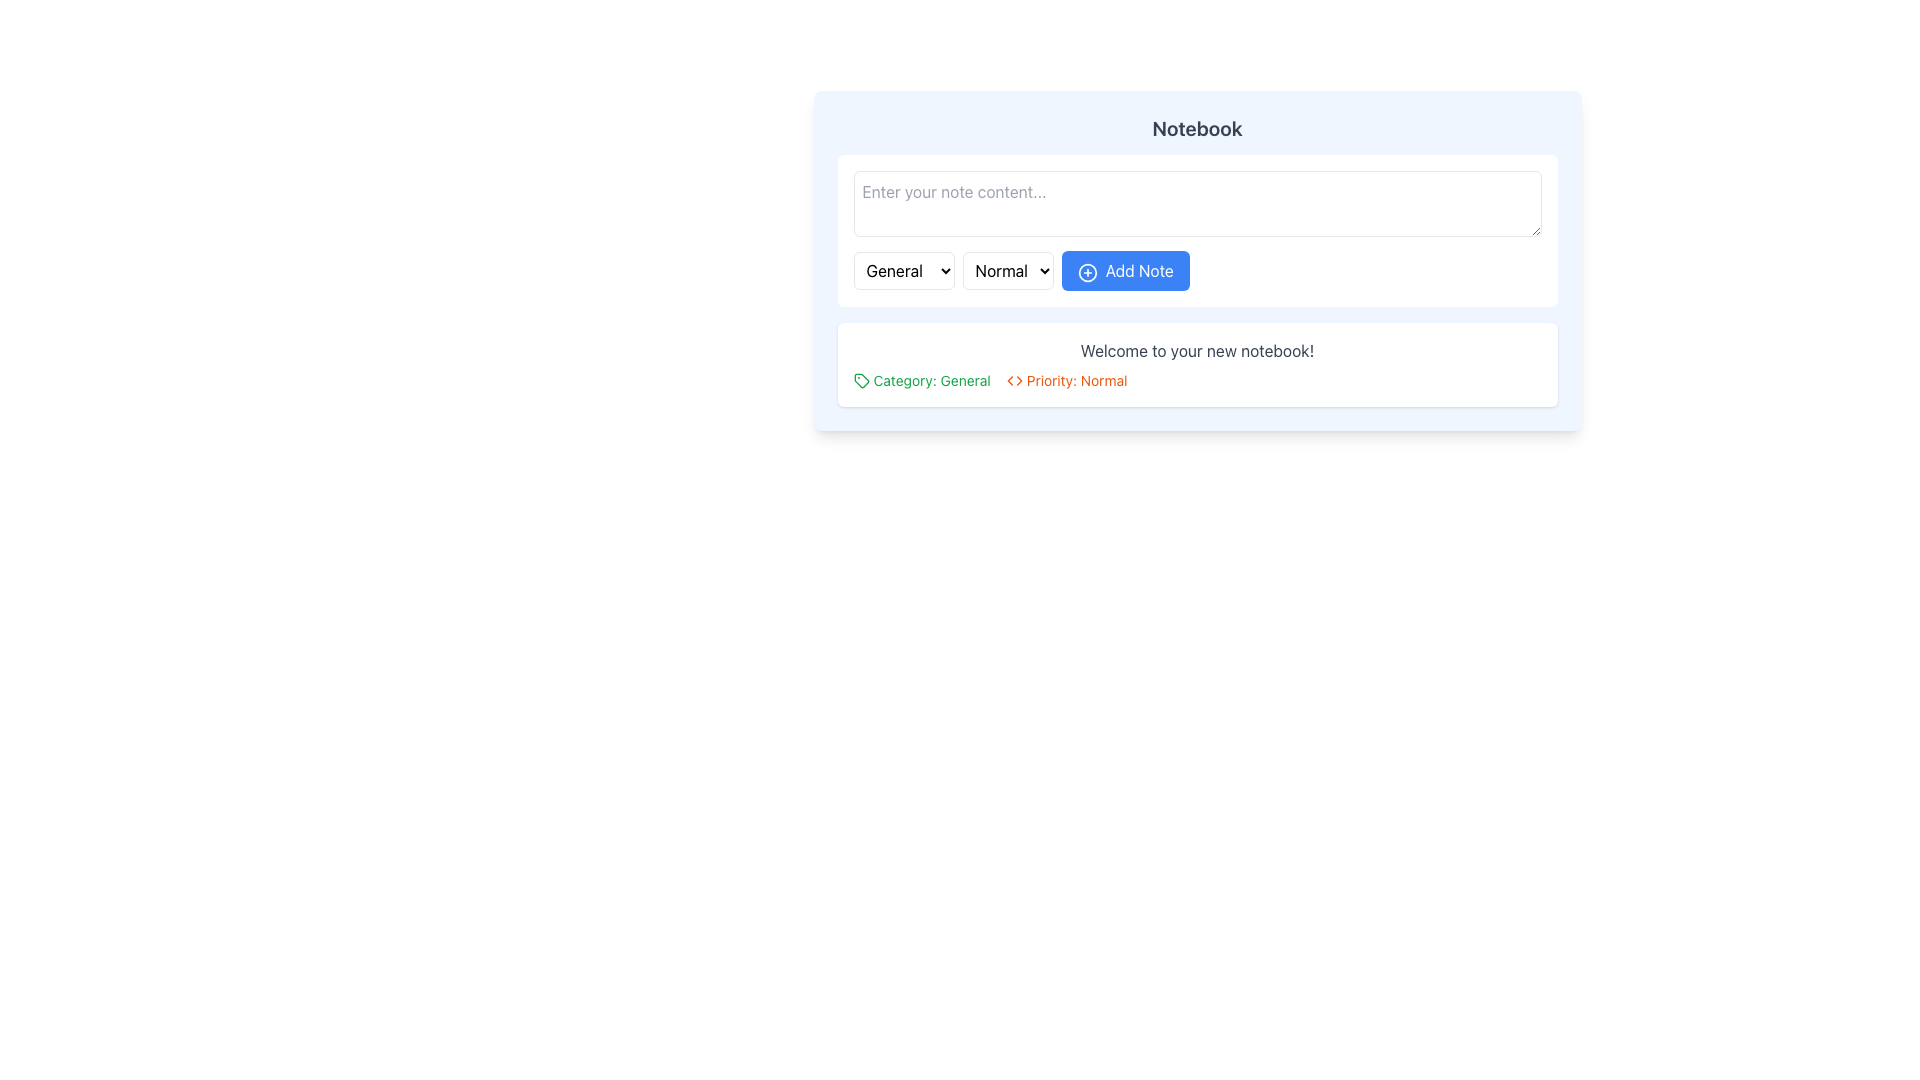 The height and width of the screenshot is (1080, 1920). Describe the element at coordinates (1086, 272) in the screenshot. I see `the filled circle icon that is centrally located within the 'Add Note' button area on the interface panel` at that location.